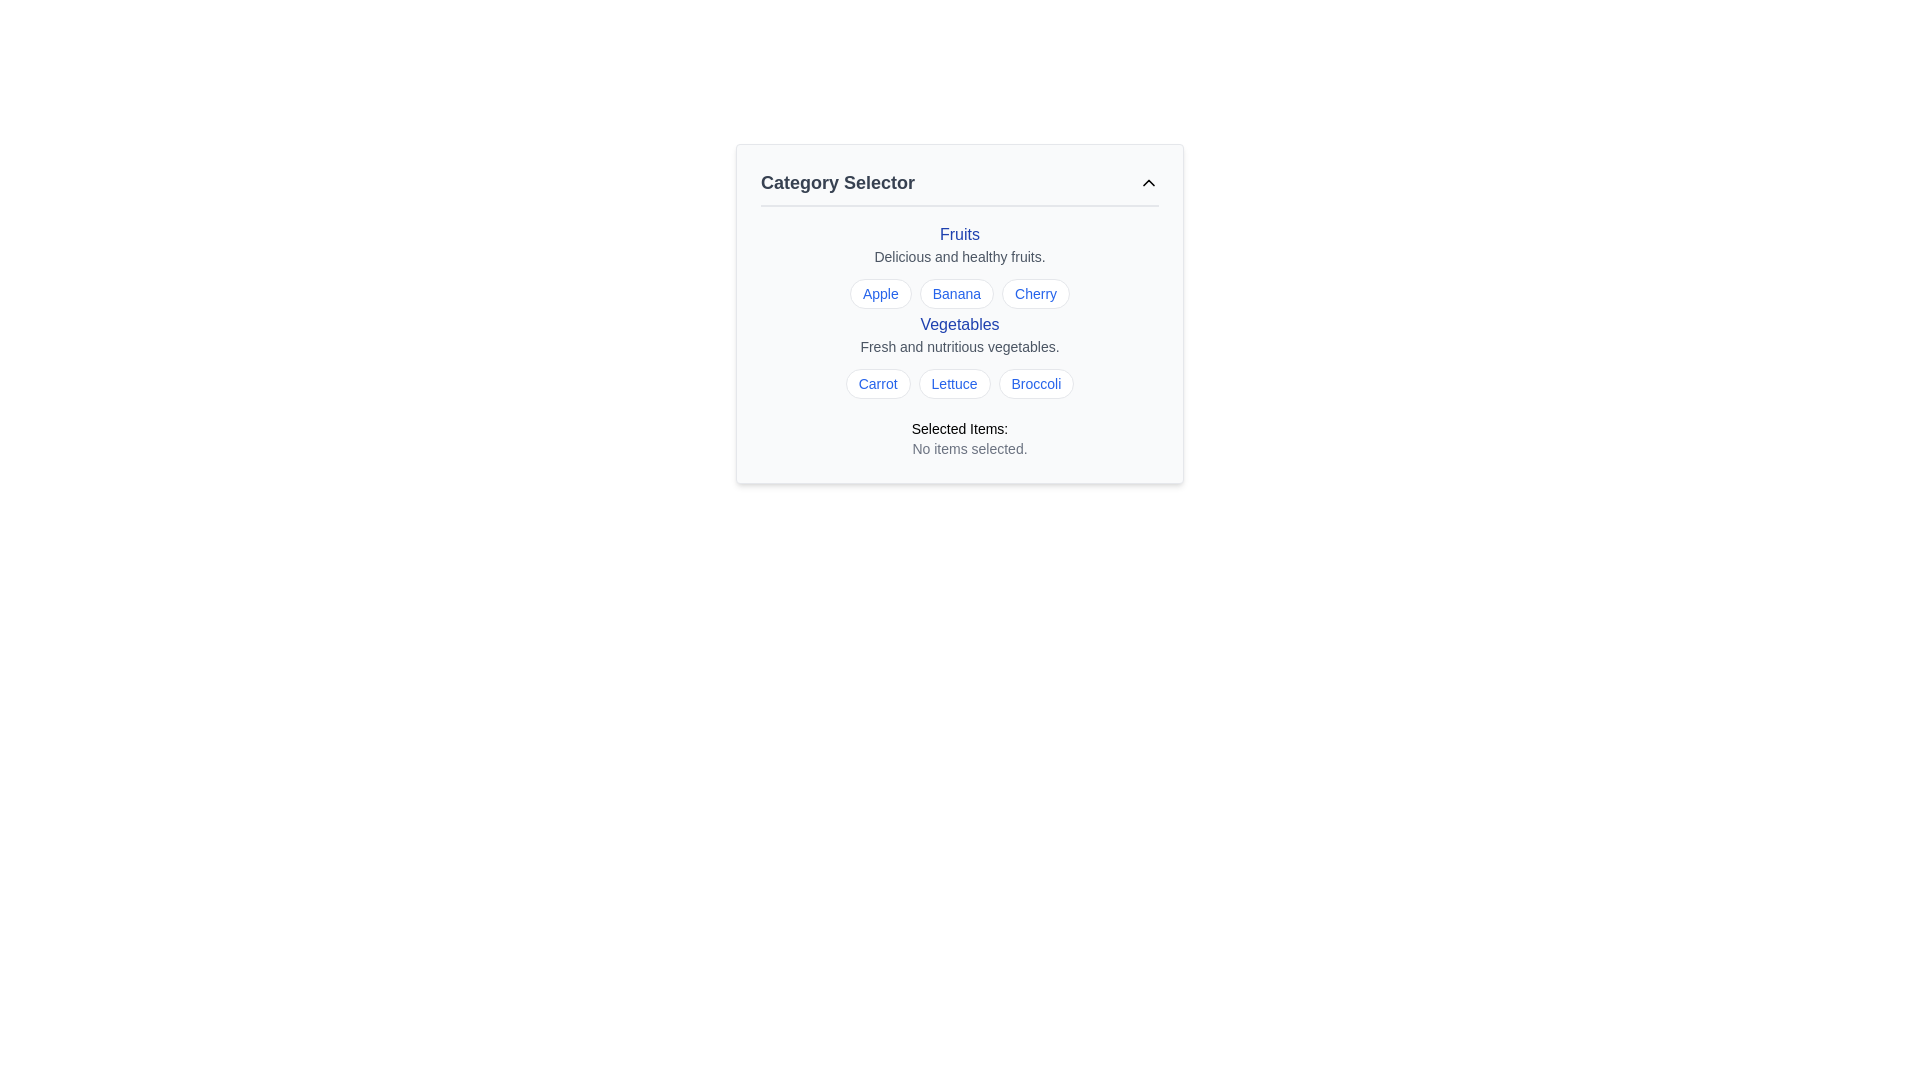  What do you see at coordinates (960, 256) in the screenshot?
I see `the static descriptive text that reads 'Delicious and healthy fruits.' which is styled in gray and positioned under the heading 'Fruits'` at bounding box center [960, 256].